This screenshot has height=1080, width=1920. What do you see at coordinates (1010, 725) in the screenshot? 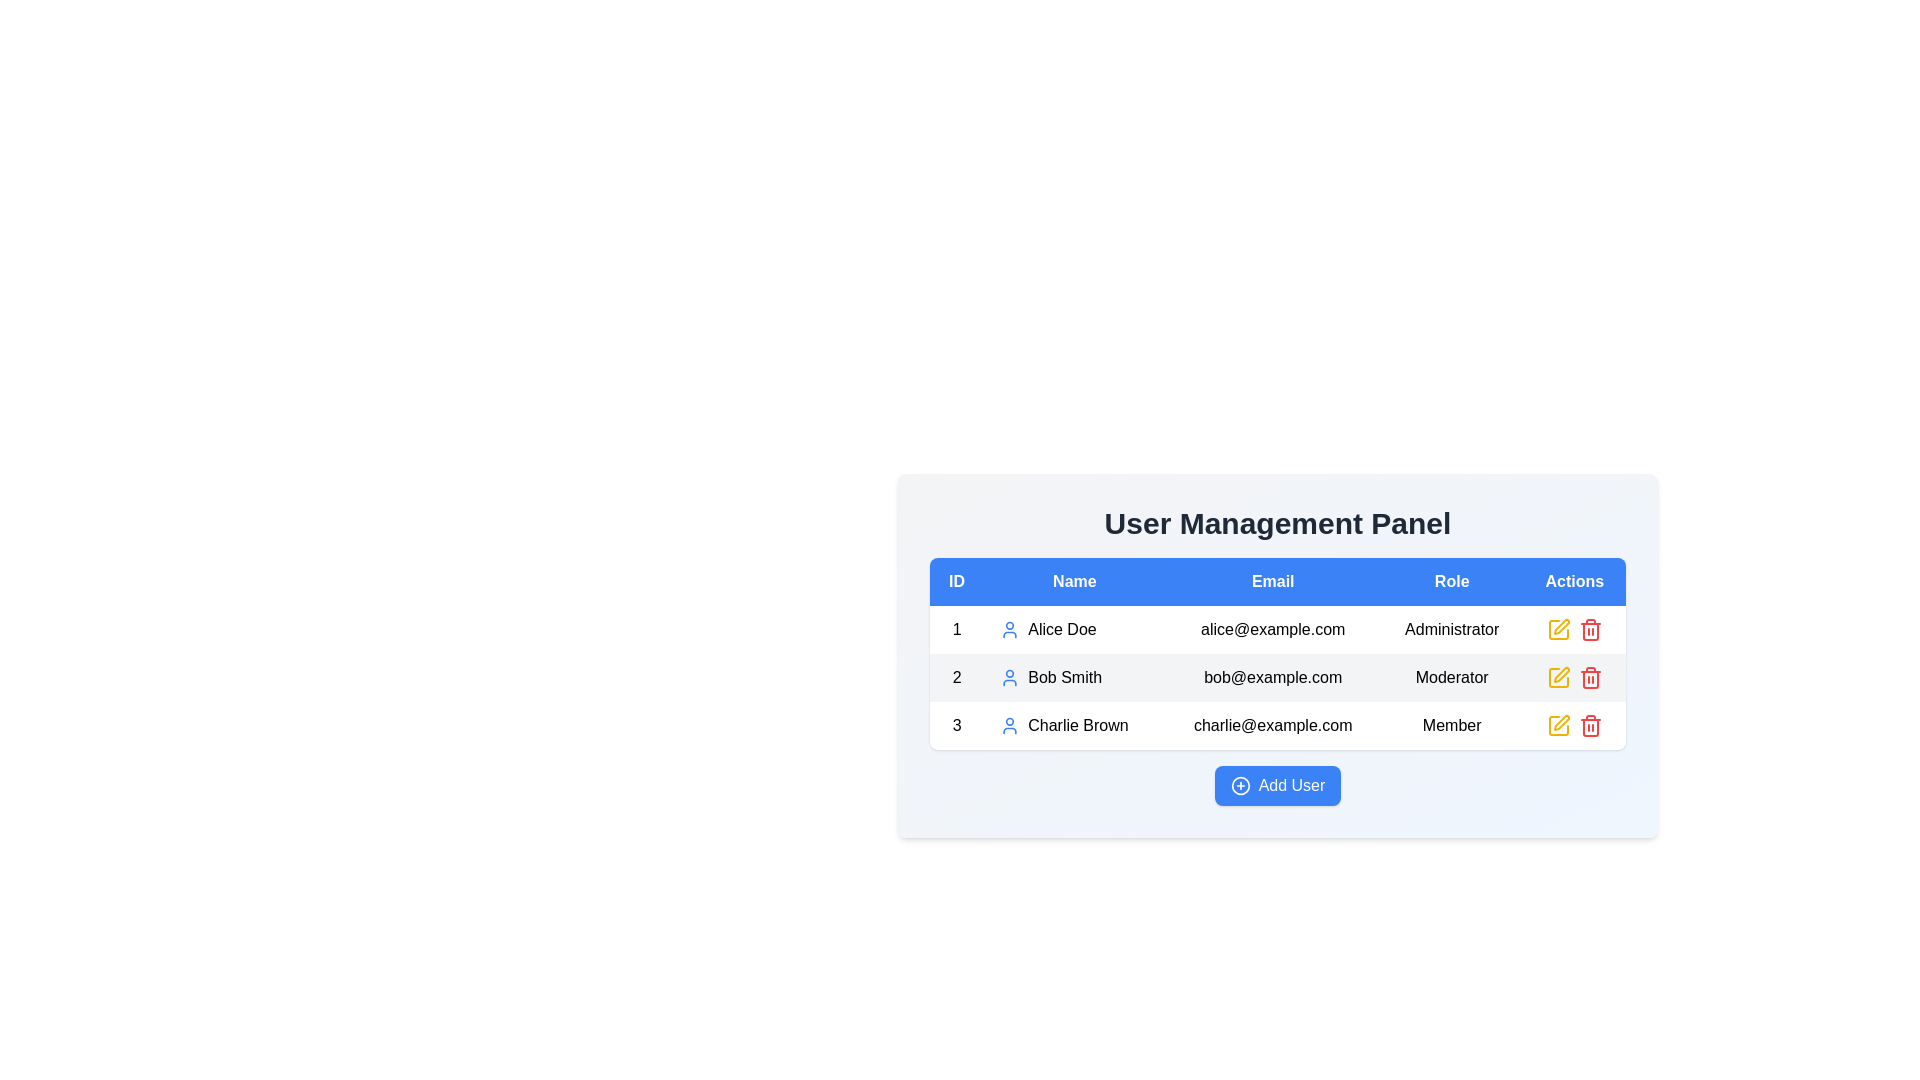
I see `the user silhouette icon located in the third row under the 'Name' column, next to the entry labeled 'Charlie Brown'` at bounding box center [1010, 725].